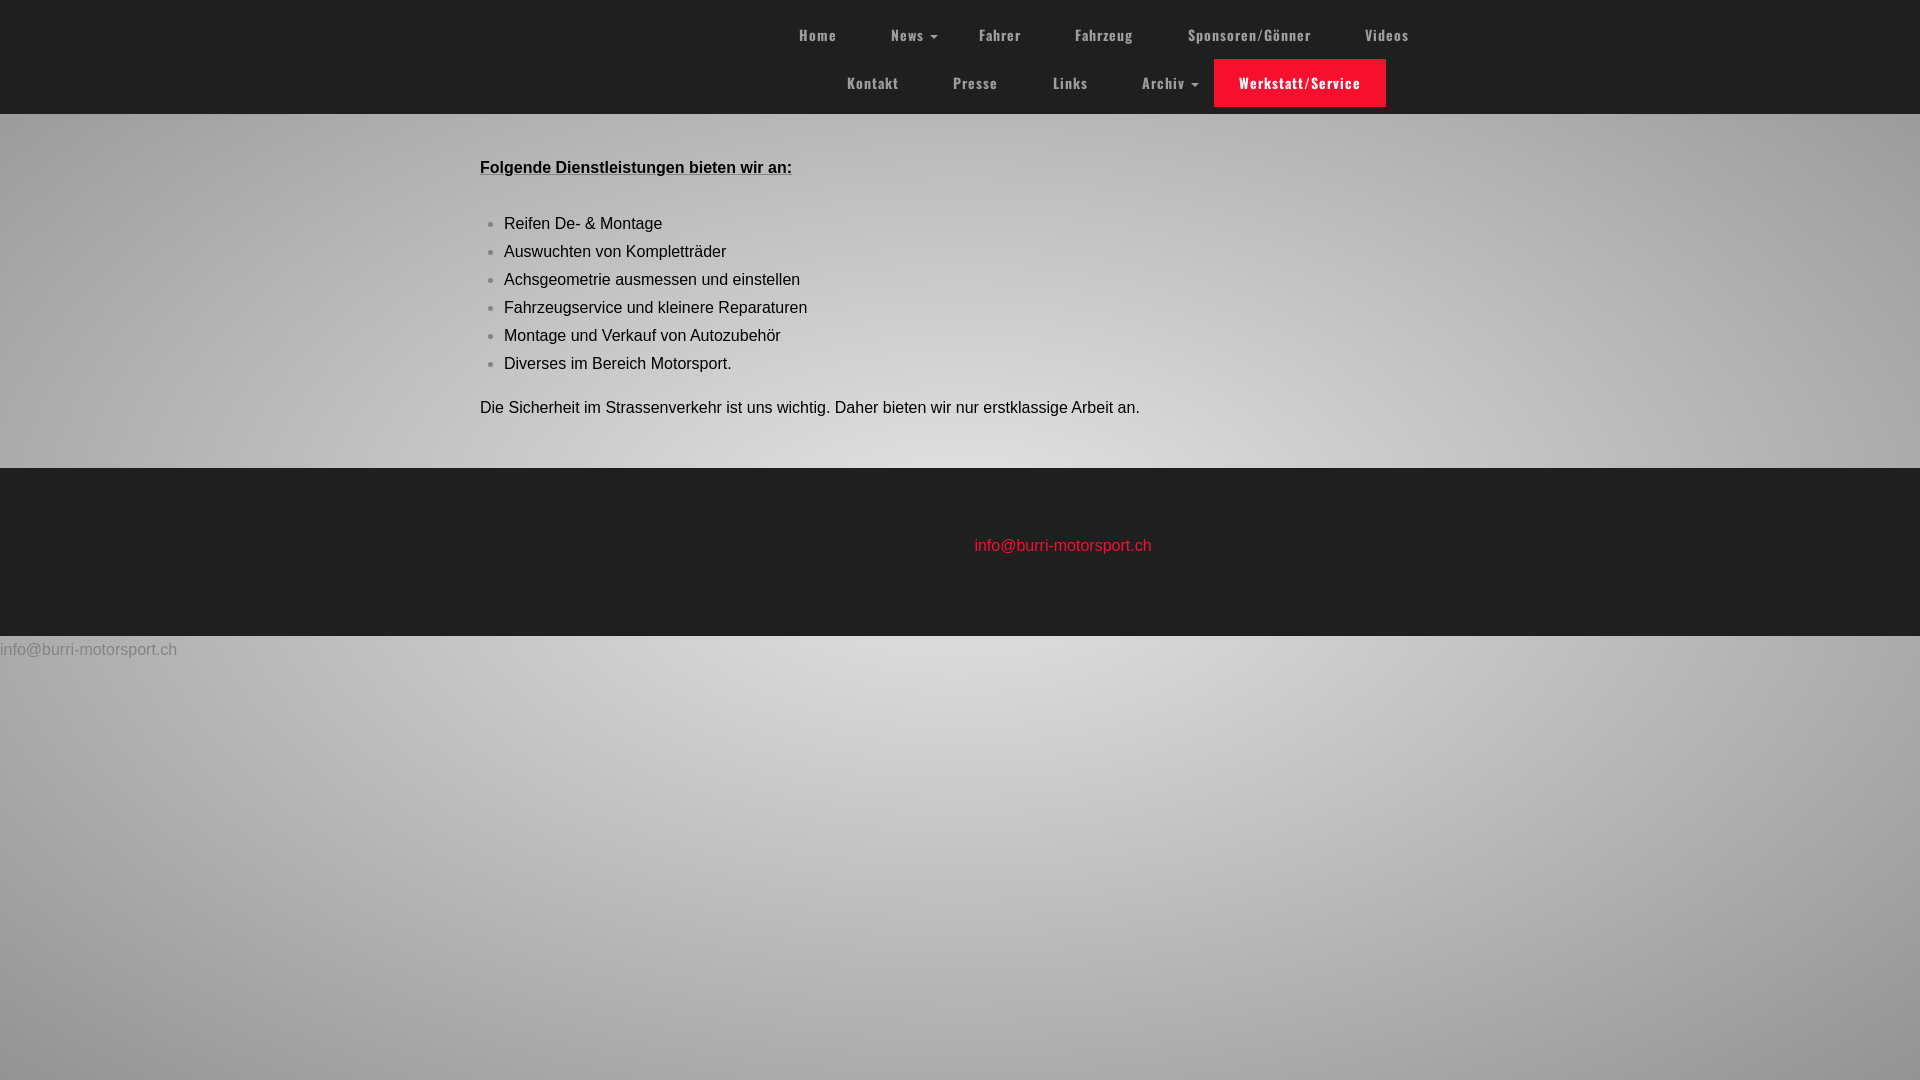 This screenshot has width=1920, height=1080. Describe the element at coordinates (1213, 82) in the screenshot. I see `'Werkstatt/Service'` at that location.